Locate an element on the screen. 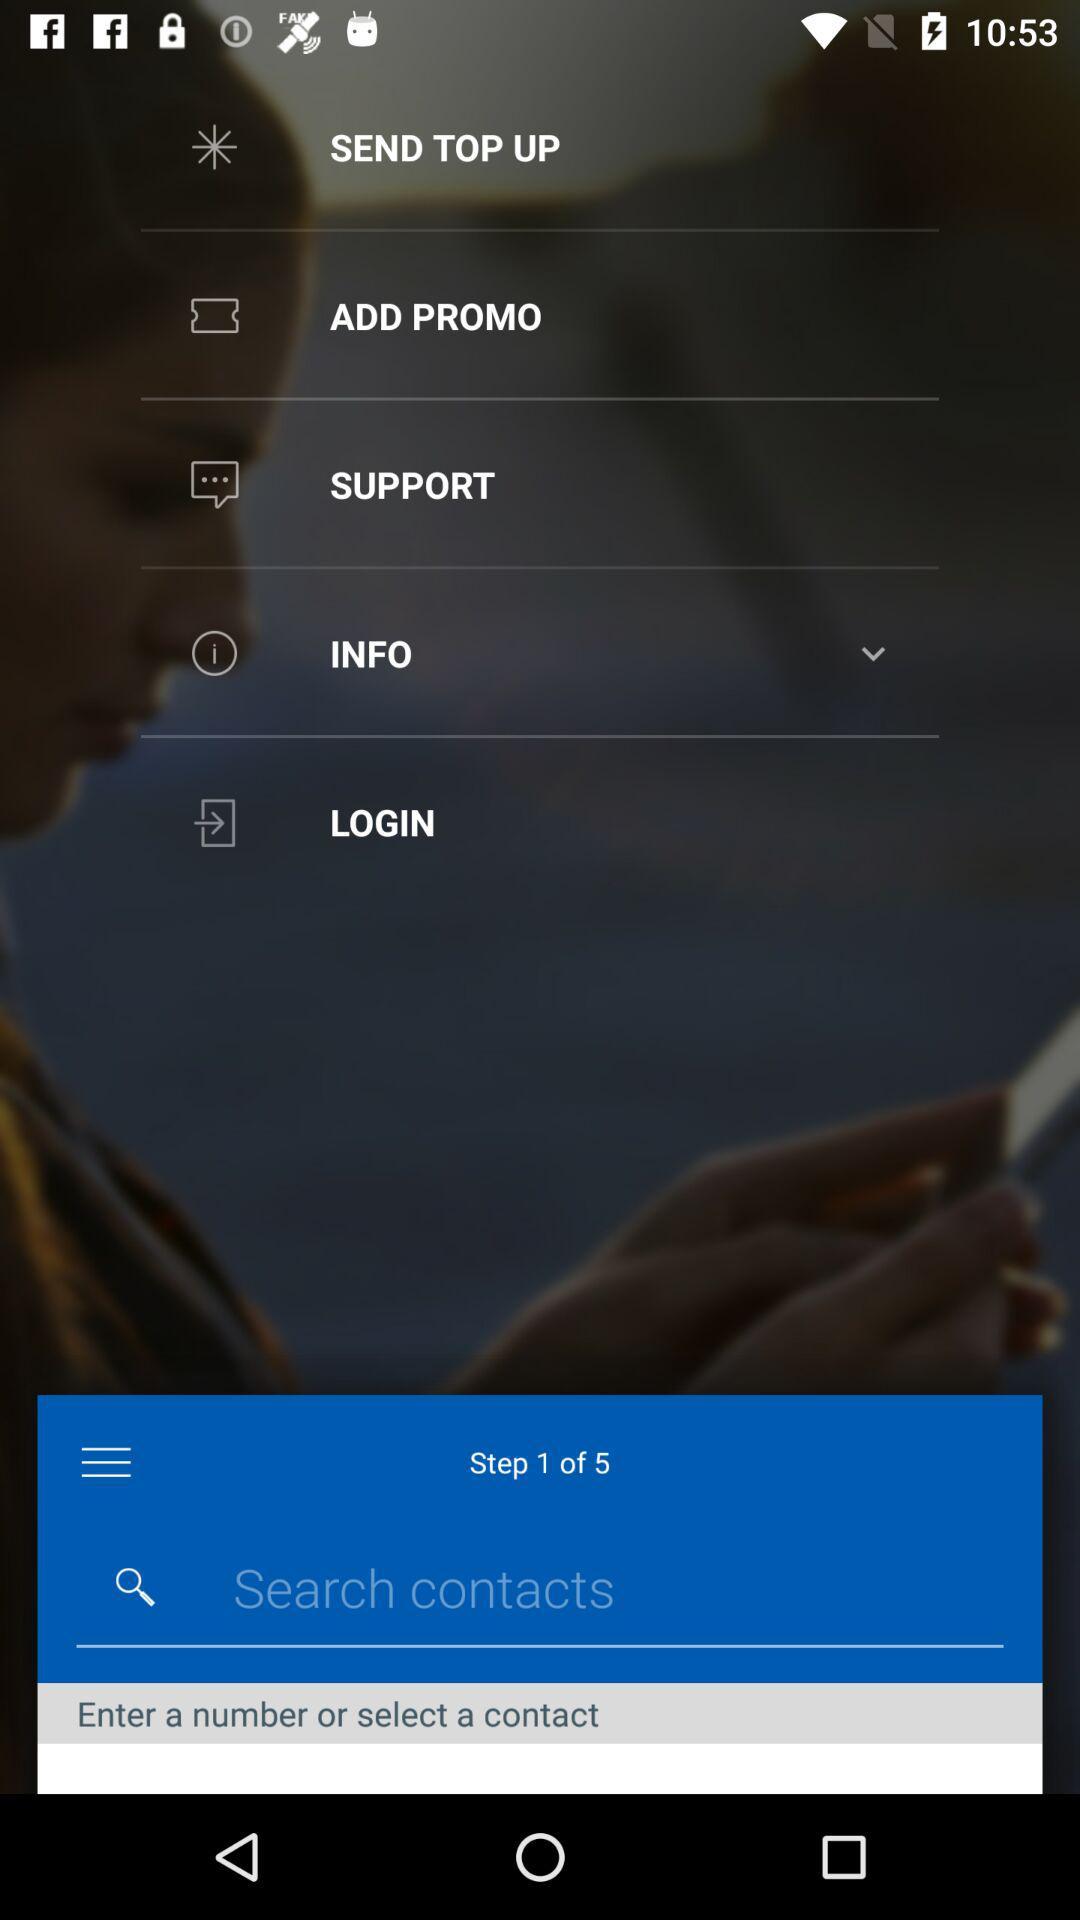  the search icon is located at coordinates (135, 1586).